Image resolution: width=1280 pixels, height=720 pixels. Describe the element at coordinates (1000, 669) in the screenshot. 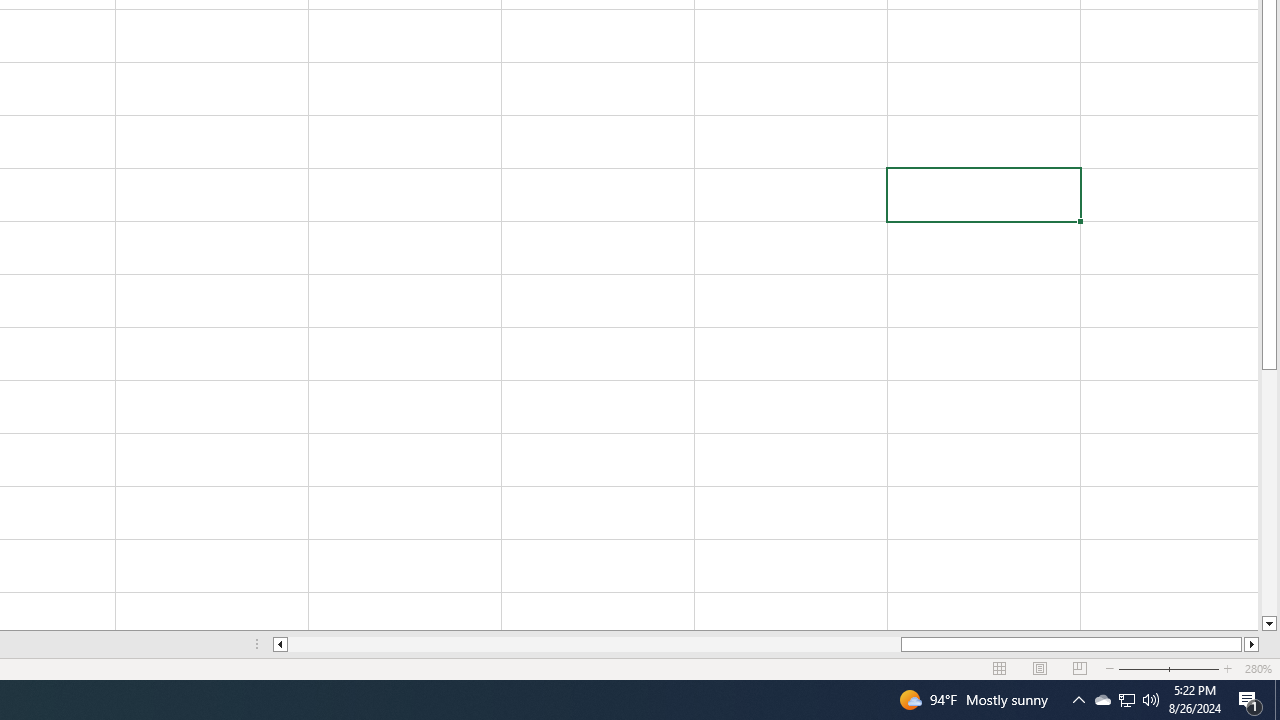

I see `'Normal'` at that location.